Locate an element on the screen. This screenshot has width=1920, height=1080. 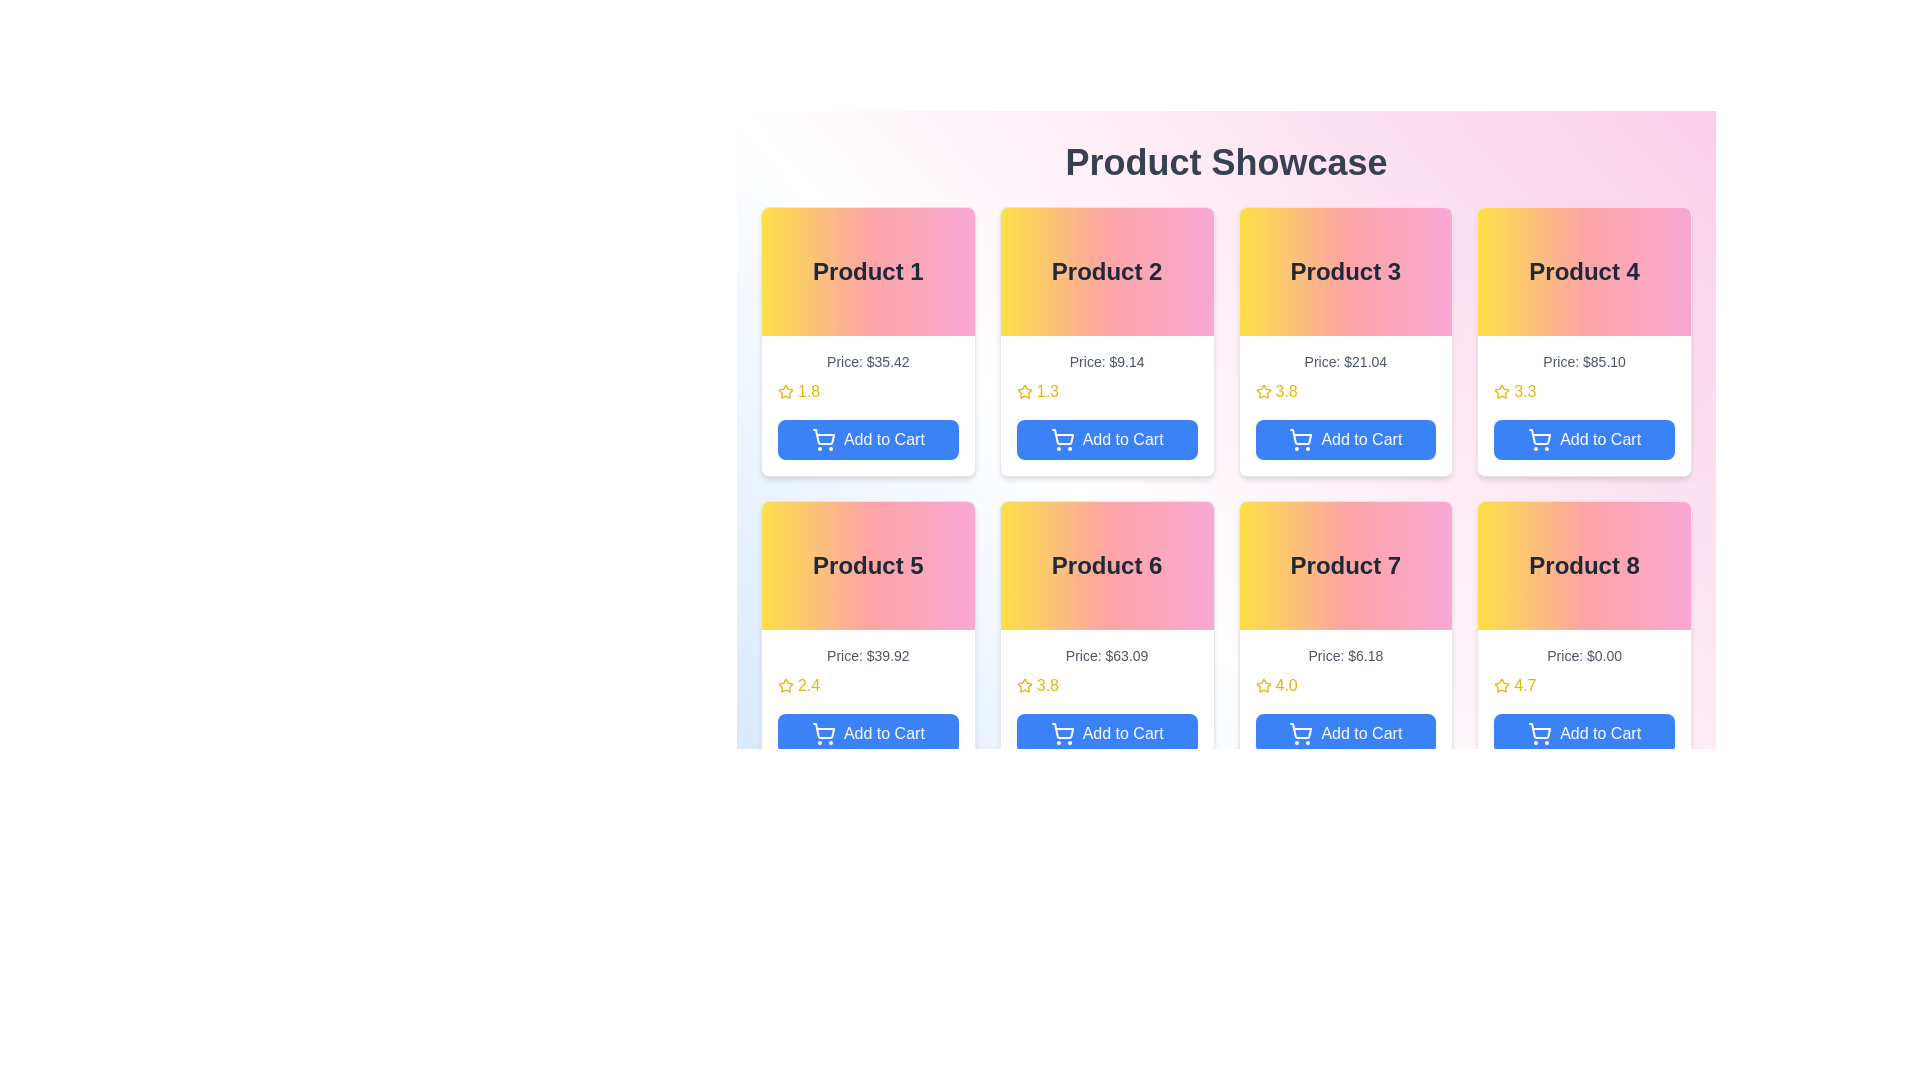
the 'Add to Cart' button with a blue background and a shopping cart icon located at the bottom of 'Product 4' card is located at coordinates (1583, 438).